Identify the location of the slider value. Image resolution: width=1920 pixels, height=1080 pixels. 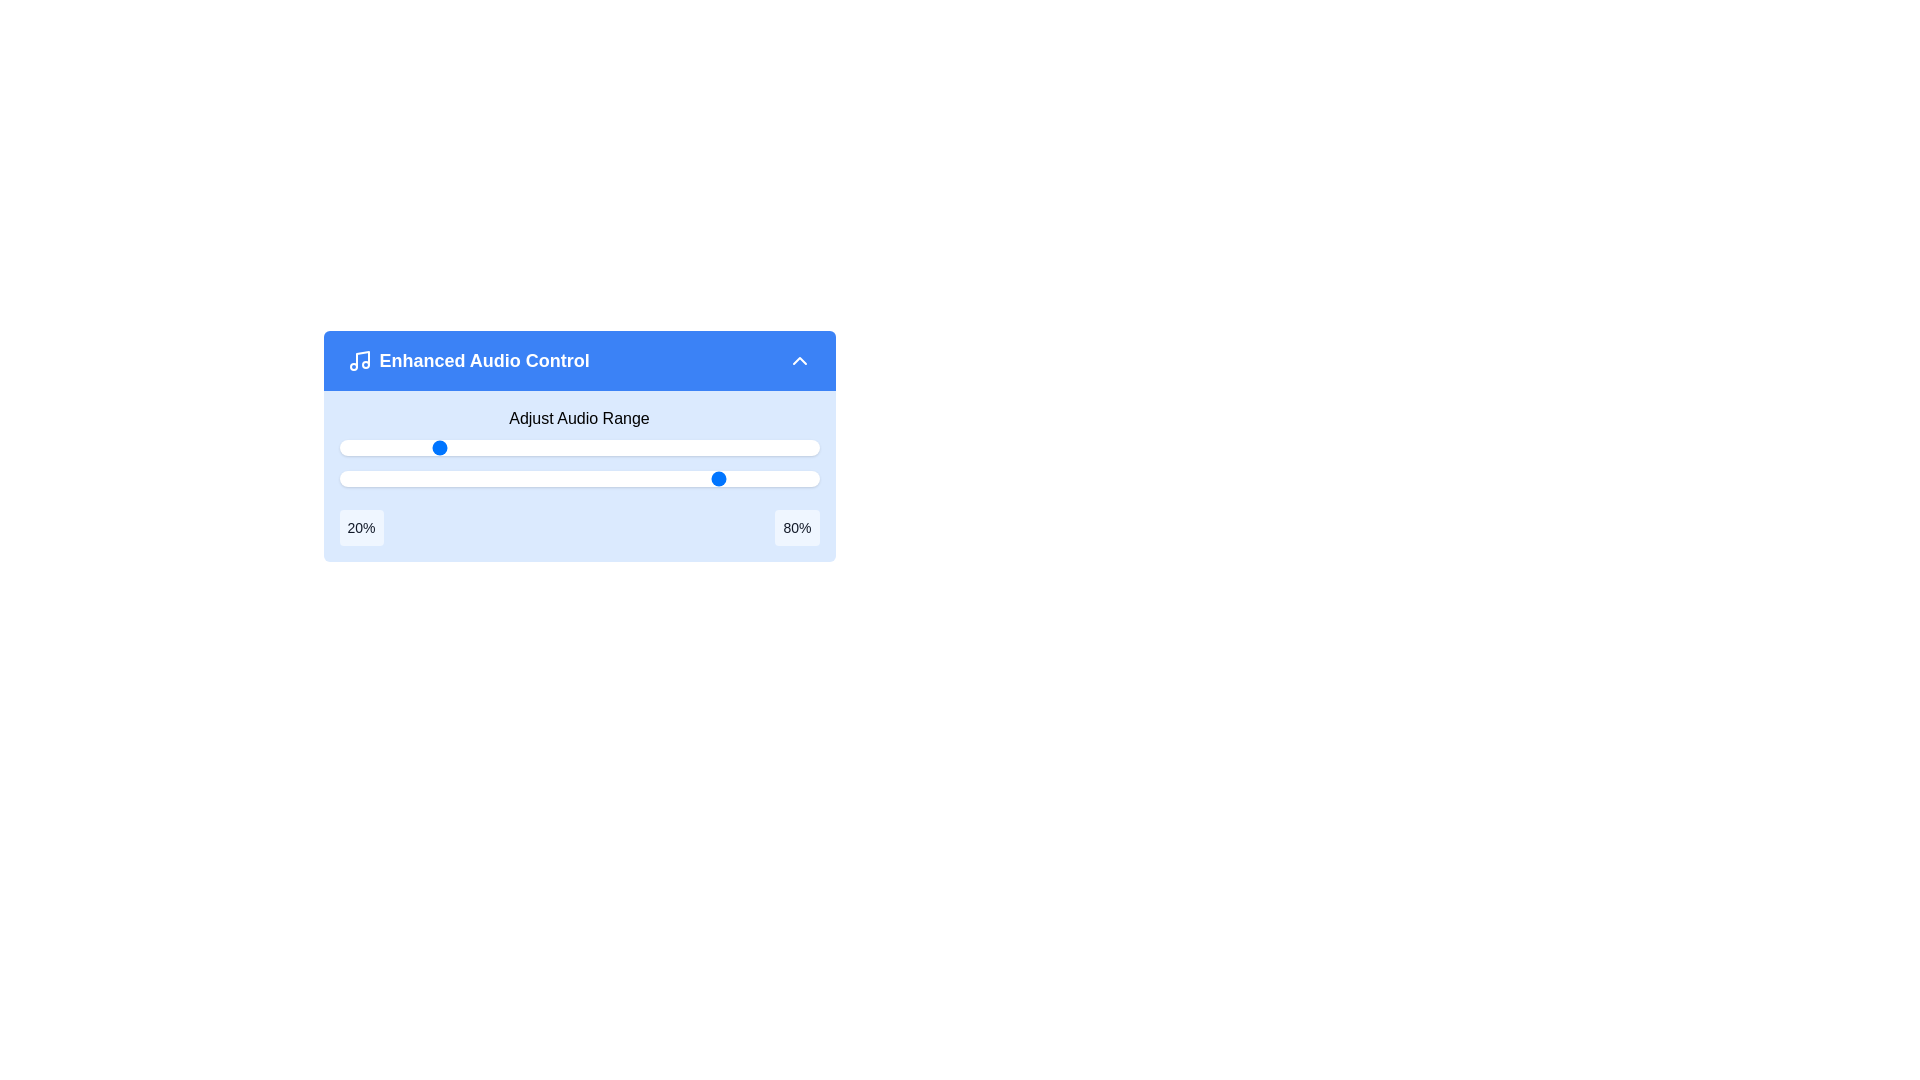
(400, 446).